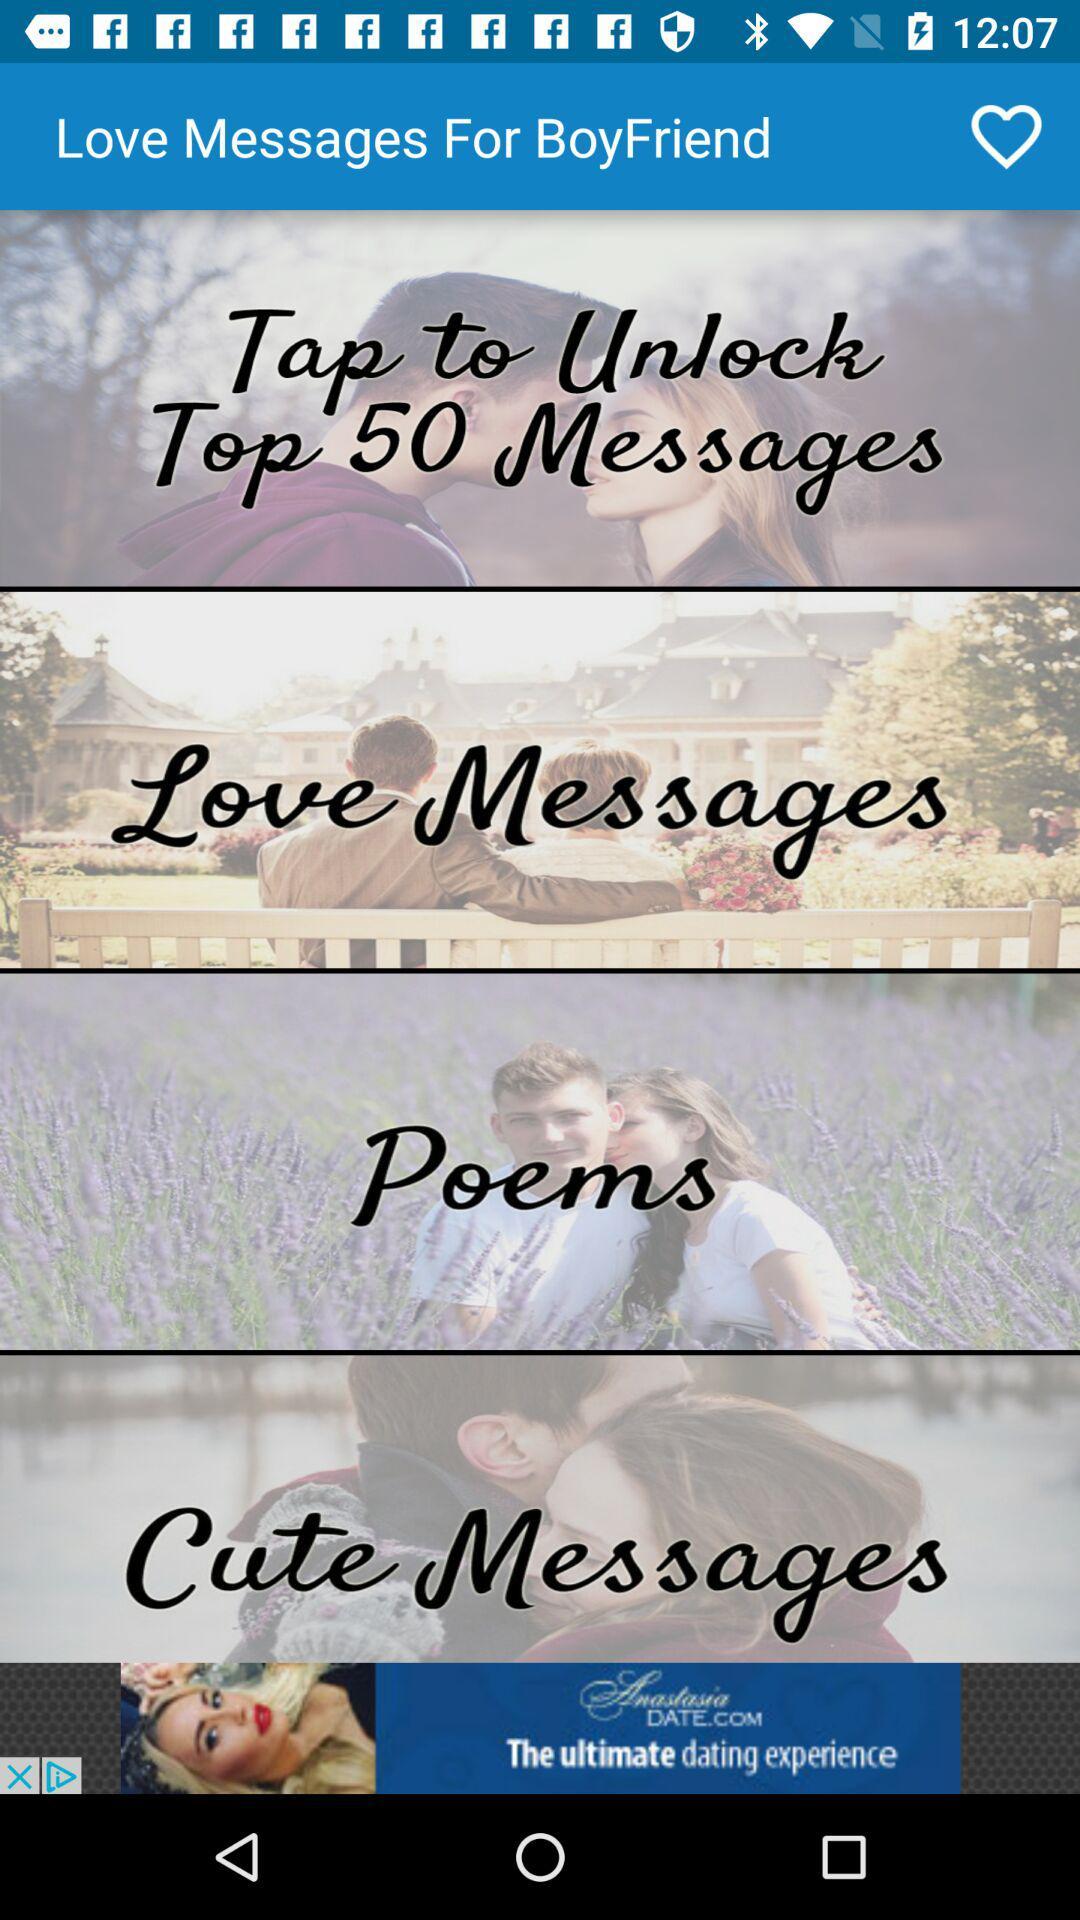  I want to click on advertisement, so click(540, 398).